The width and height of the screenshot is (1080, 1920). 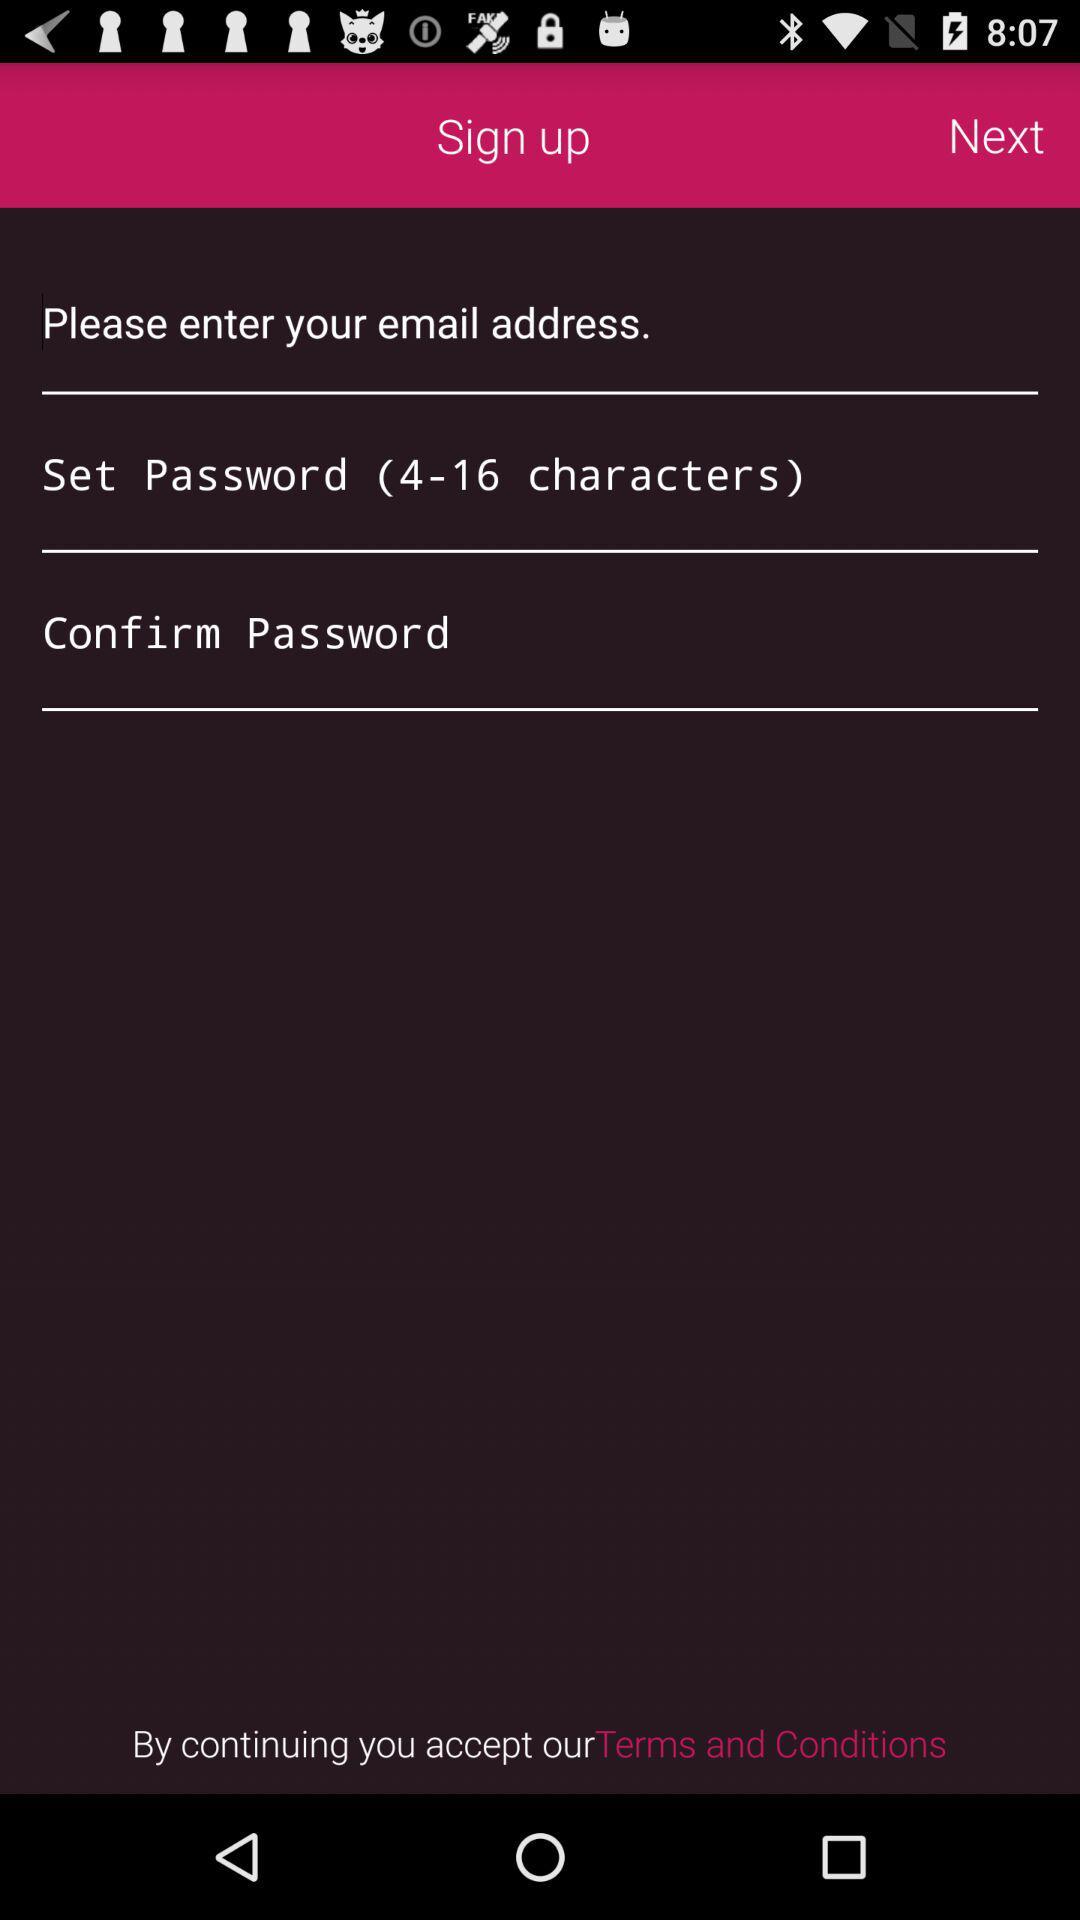 What do you see at coordinates (540, 472) in the screenshot?
I see `a new password` at bounding box center [540, 472].